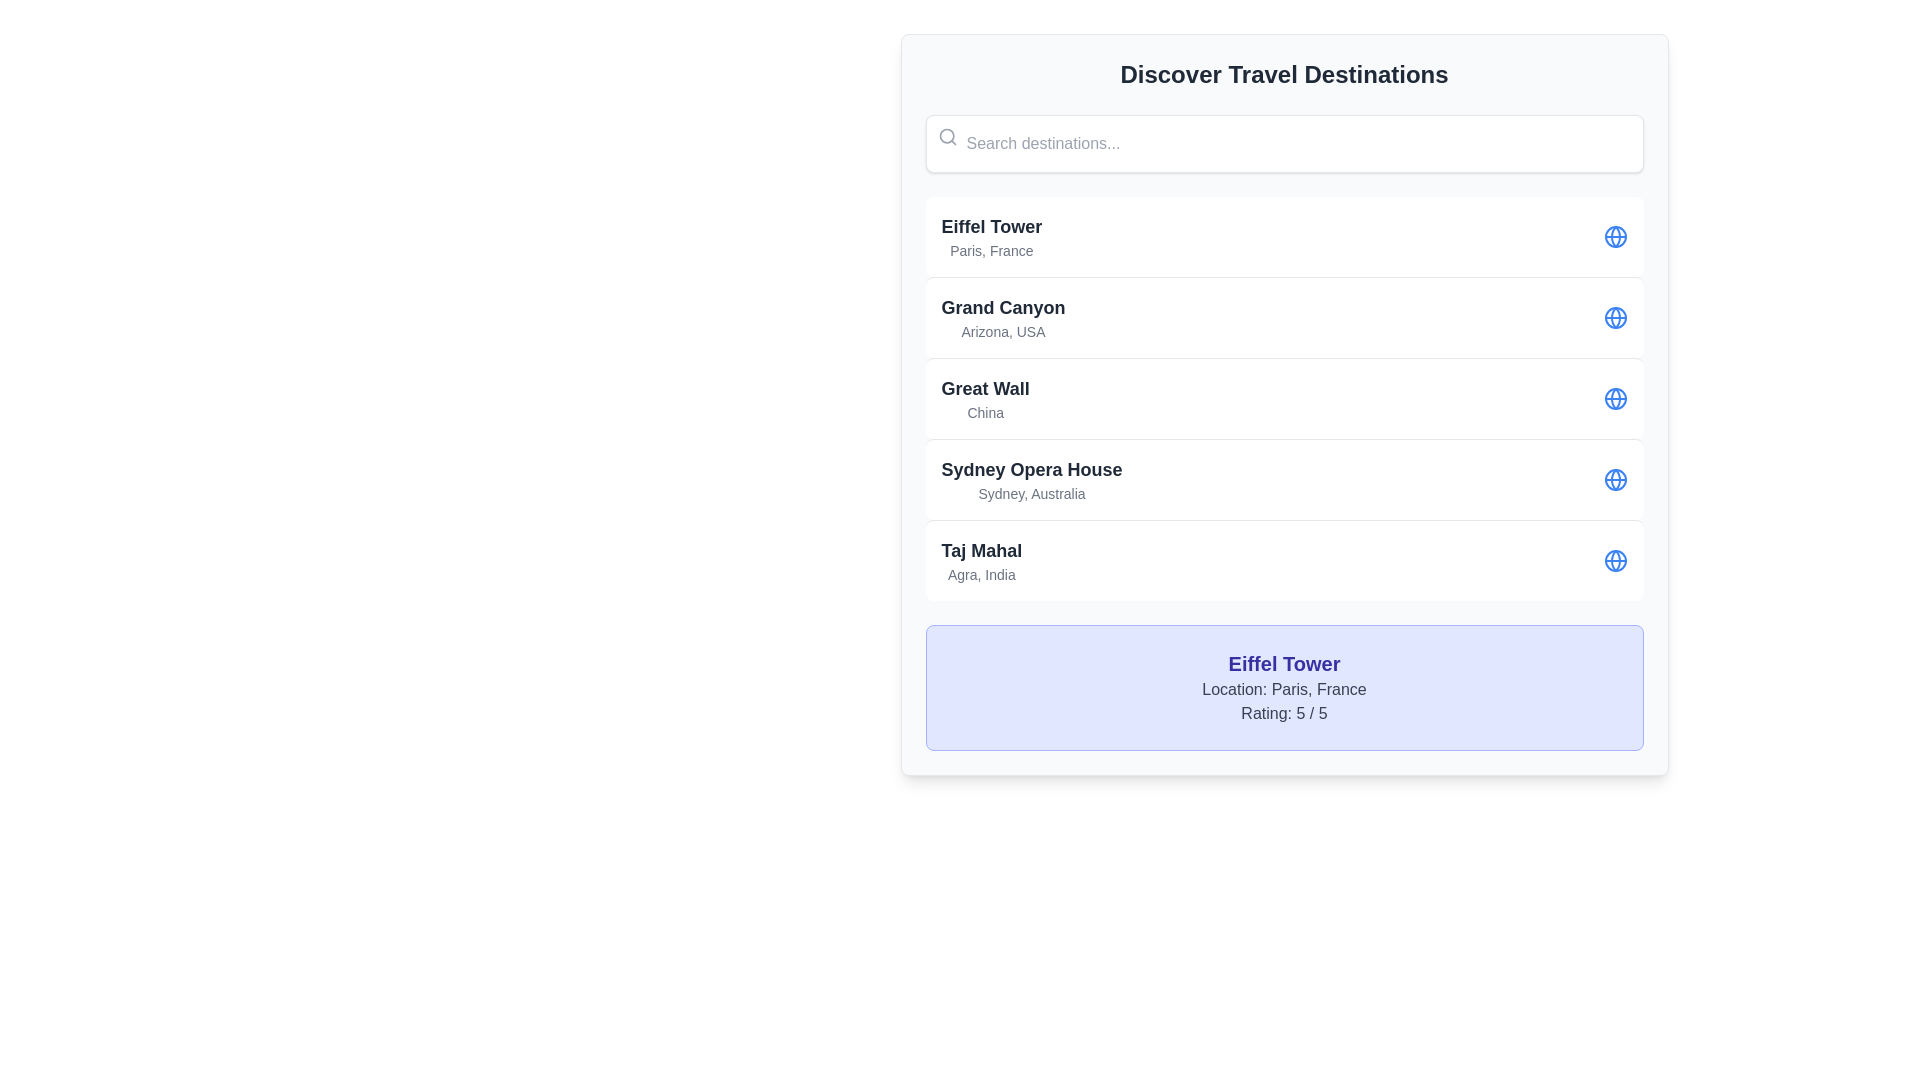 The image size is (1920, 1080). I want to click on the central SVG circle element of the 'globe' icon next to the 'Grand Canyon' entry in the travel destinations interface, so click(1615, 235).